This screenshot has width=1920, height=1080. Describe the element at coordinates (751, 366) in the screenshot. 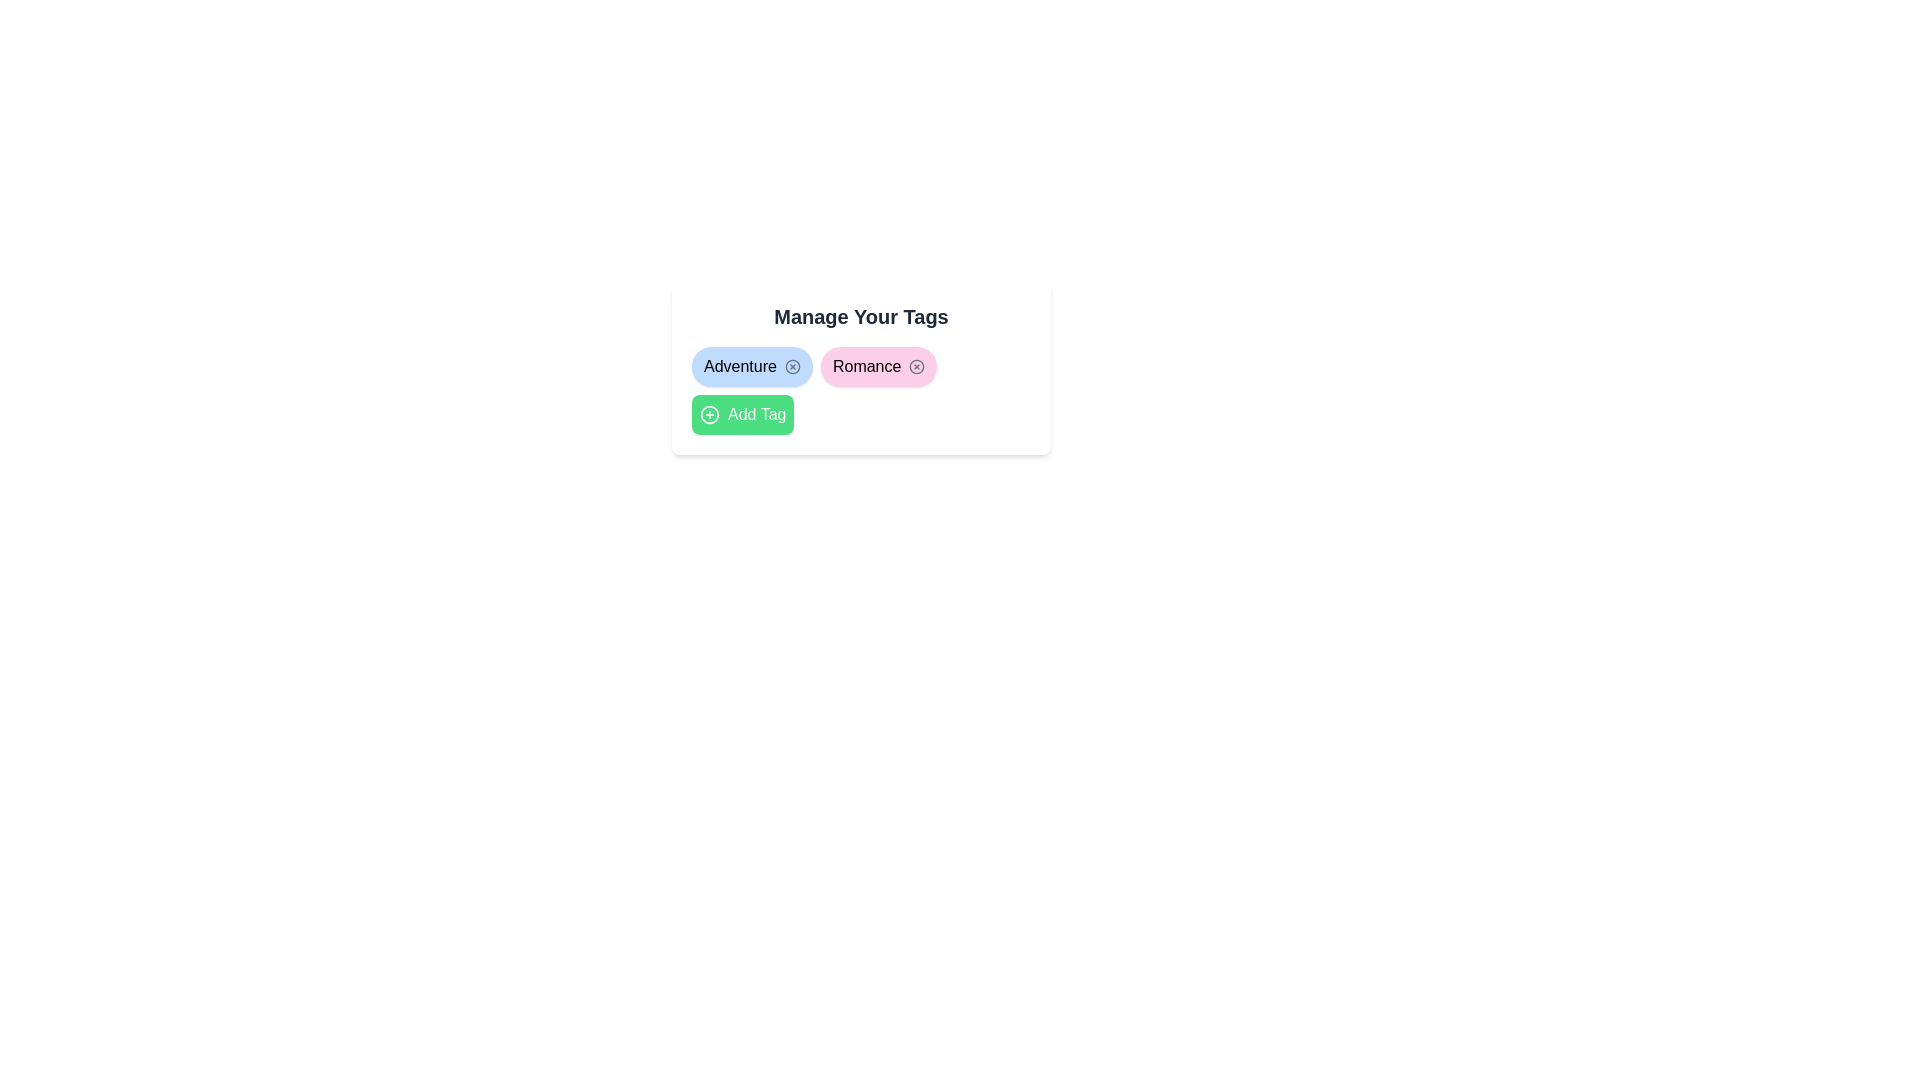

I see `the tag Adventure to observe its hover effect` at that location.